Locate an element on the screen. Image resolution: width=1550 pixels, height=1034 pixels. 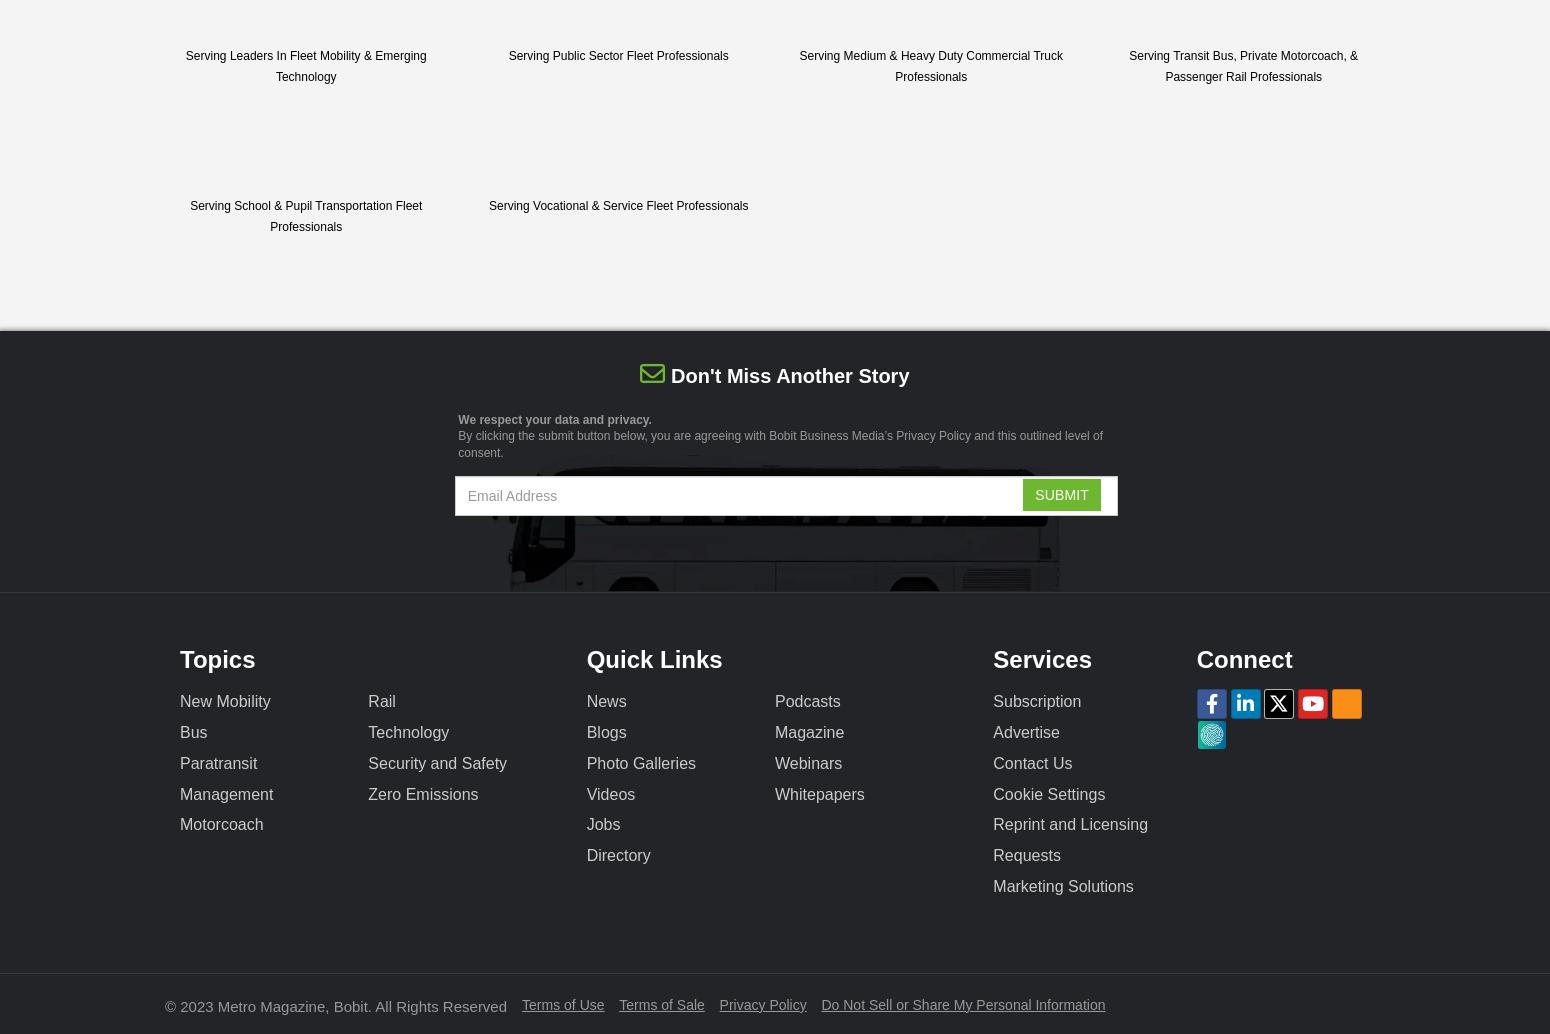
'Reprint and Licensing Requests' is located at coordinates (991, 839).